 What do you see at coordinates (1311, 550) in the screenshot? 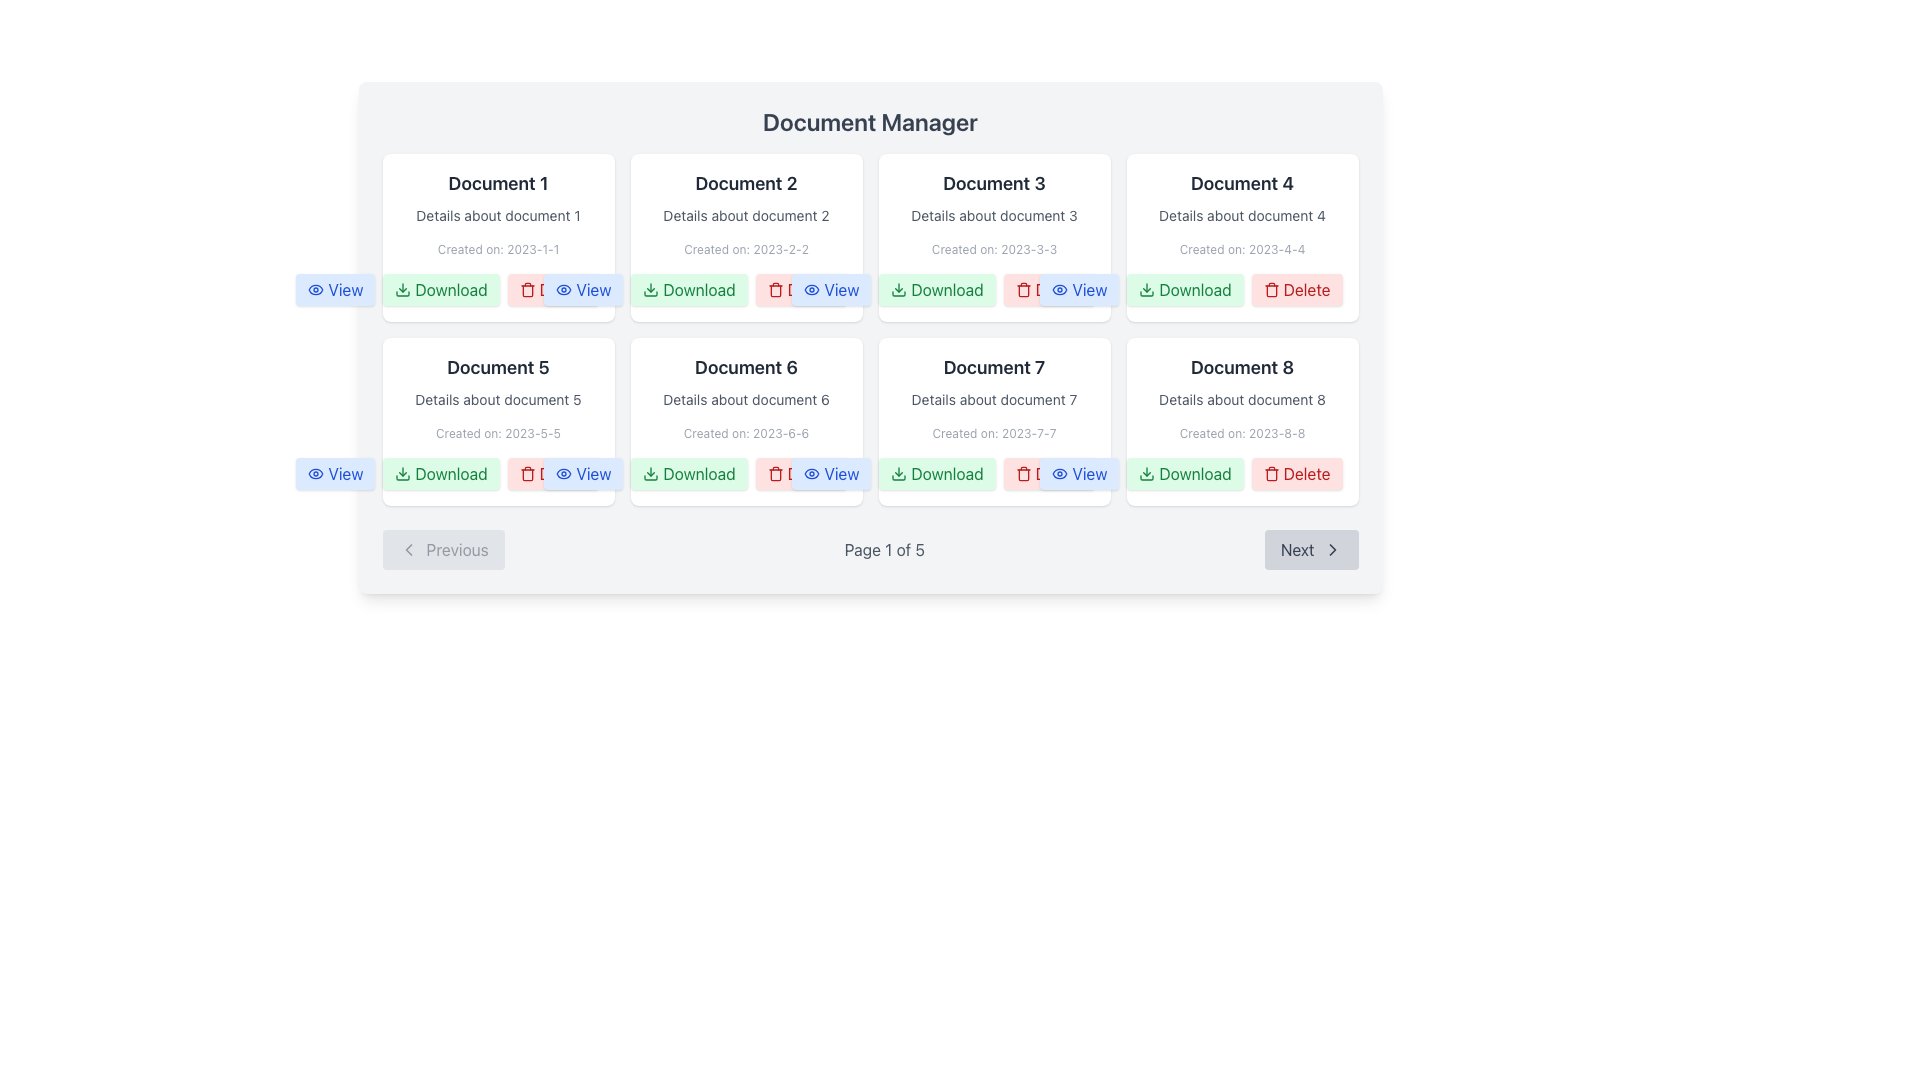
I see `the 'Next' button with a gray background and dark text` at bounding box center [1311, 550].